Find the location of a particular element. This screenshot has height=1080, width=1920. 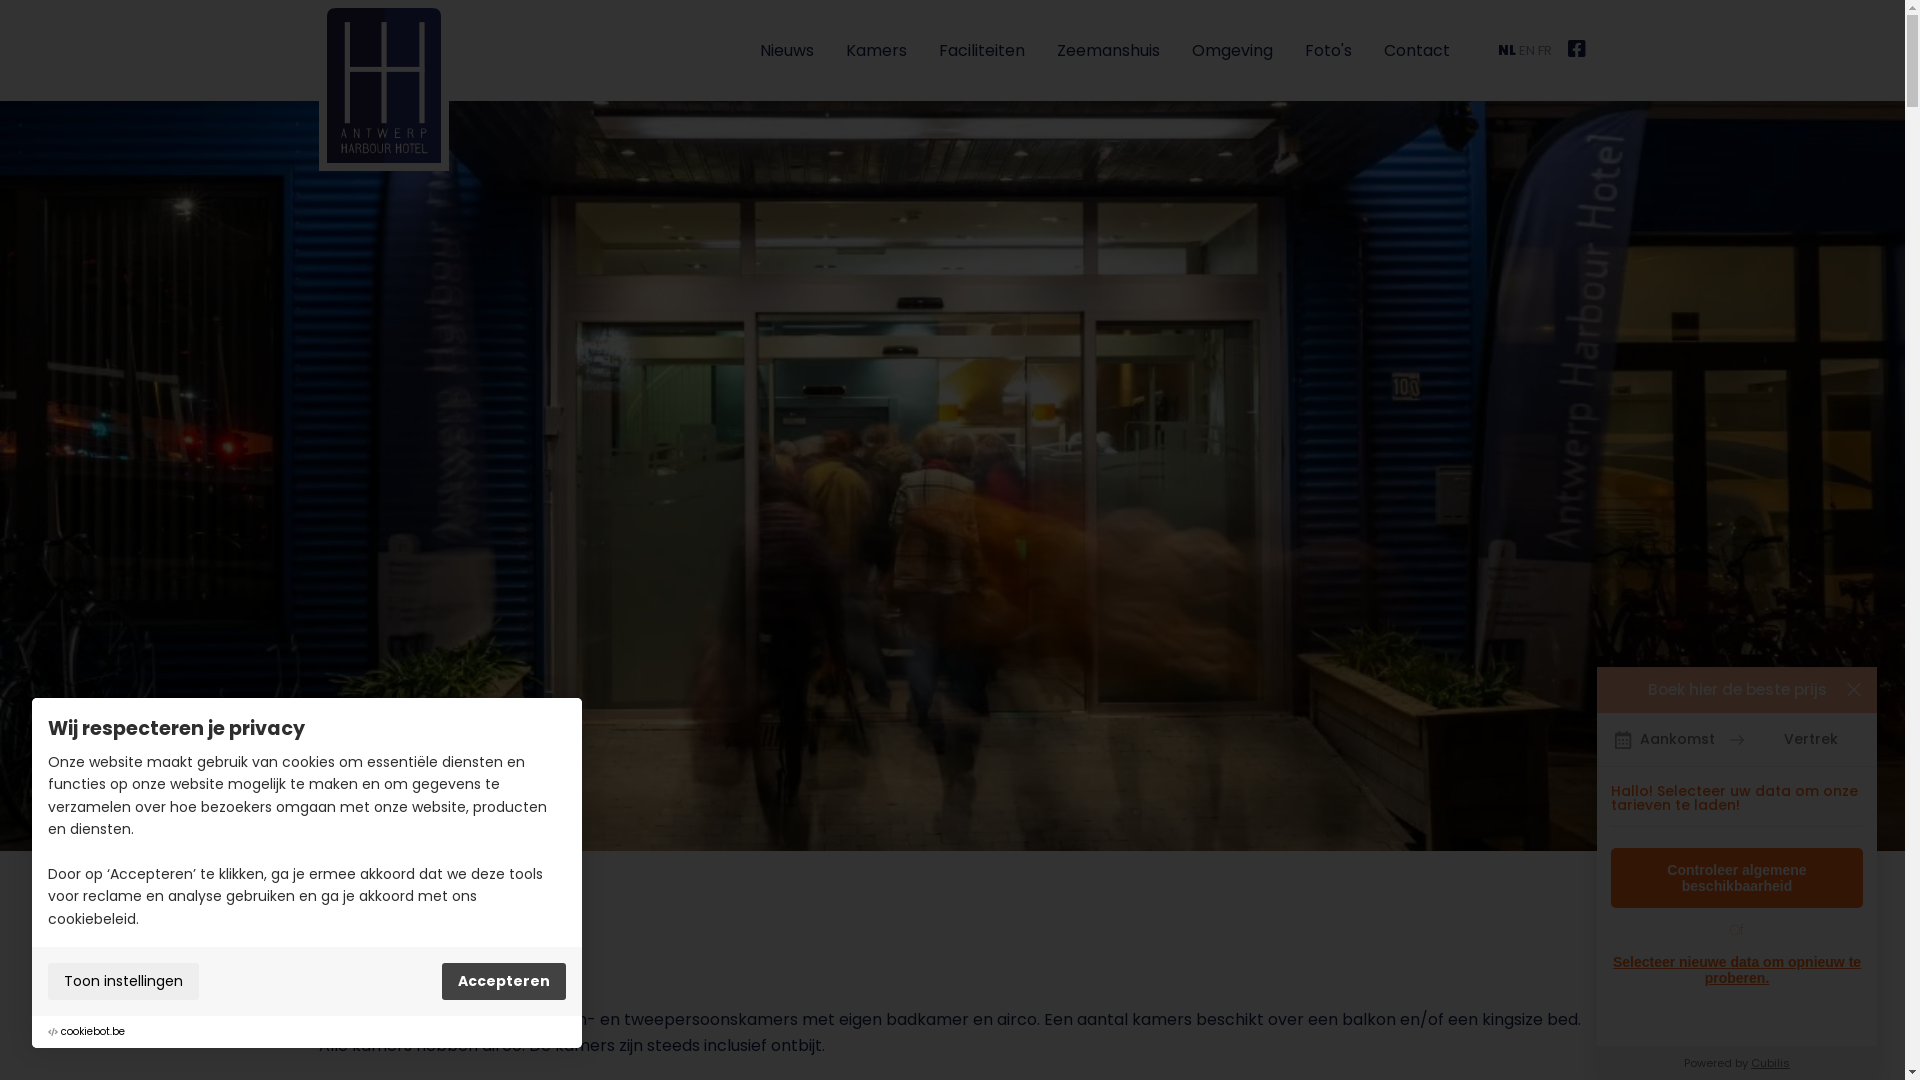

'Cubilis' is located at coordinates (1770, 1062).